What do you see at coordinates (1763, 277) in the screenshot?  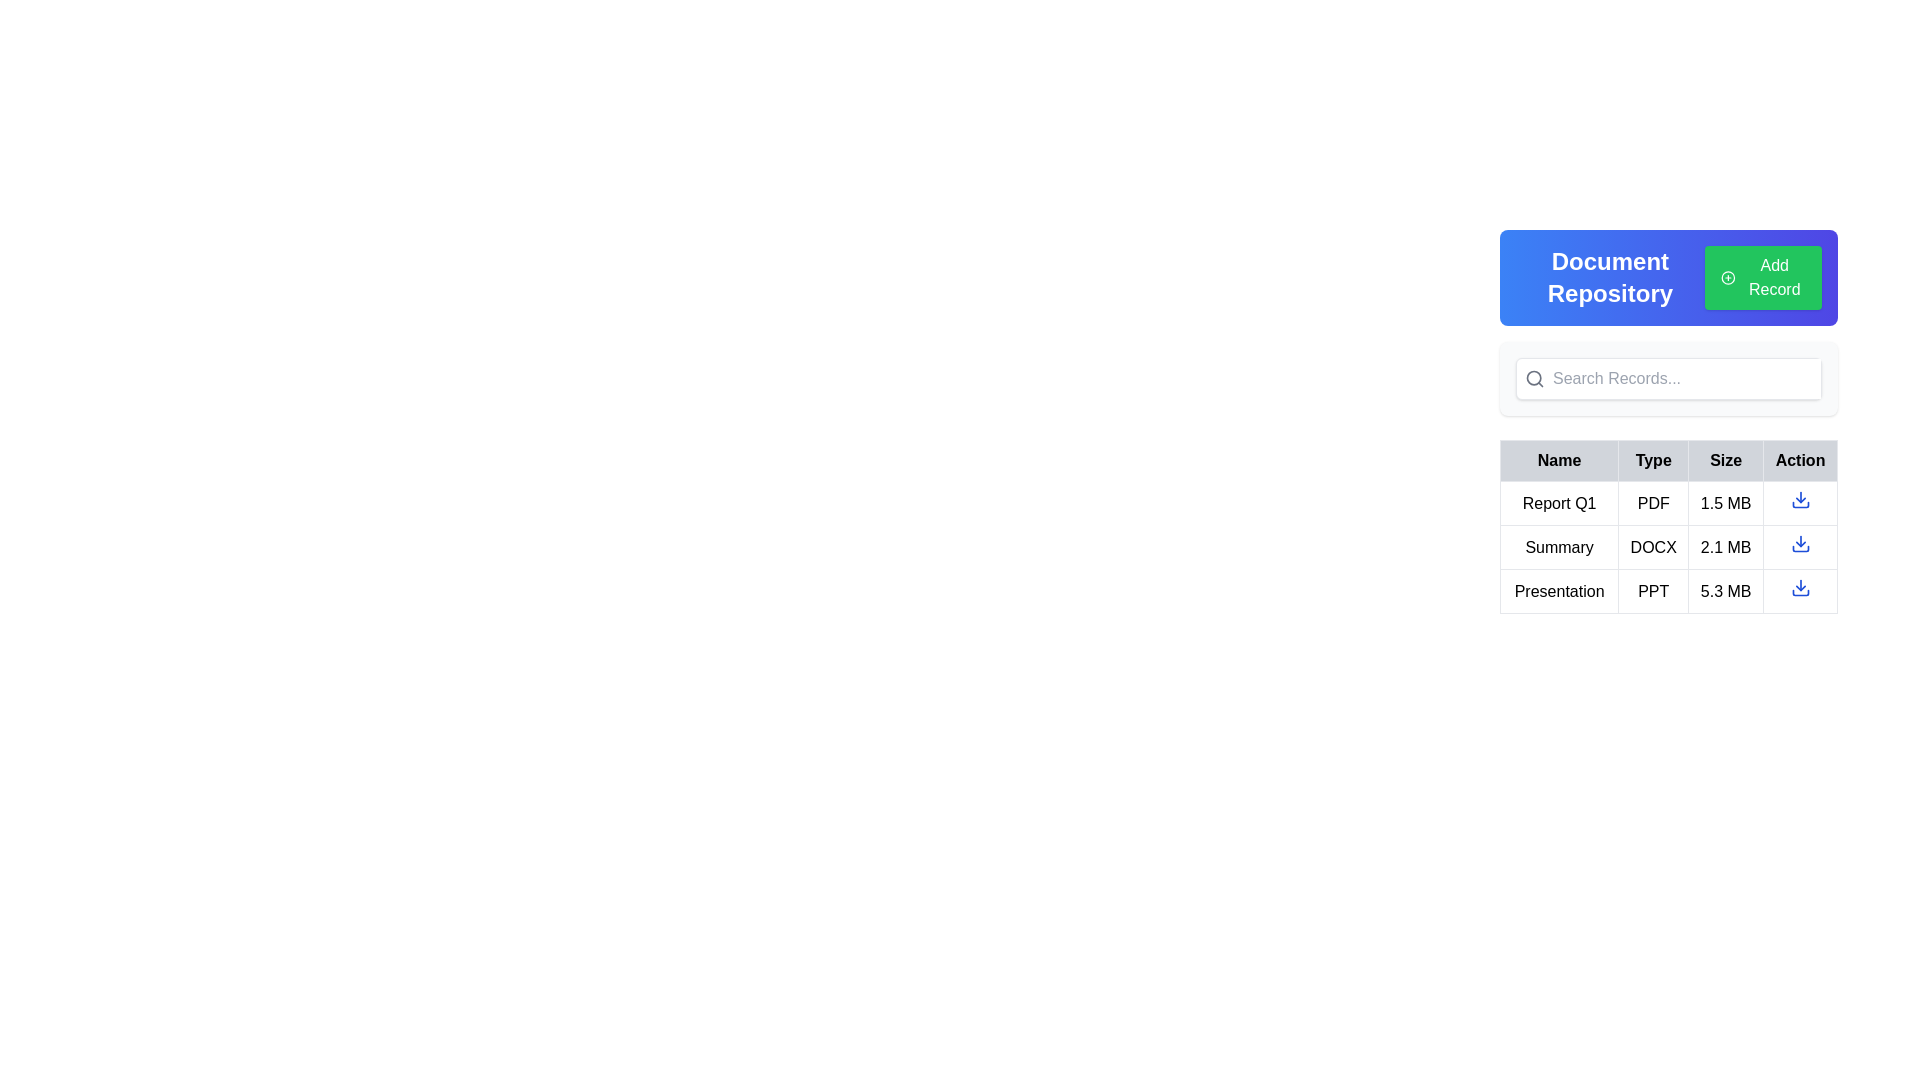 I see `the green rectangular button labeled 'Add Record'` at bounding box center [1763, 277].